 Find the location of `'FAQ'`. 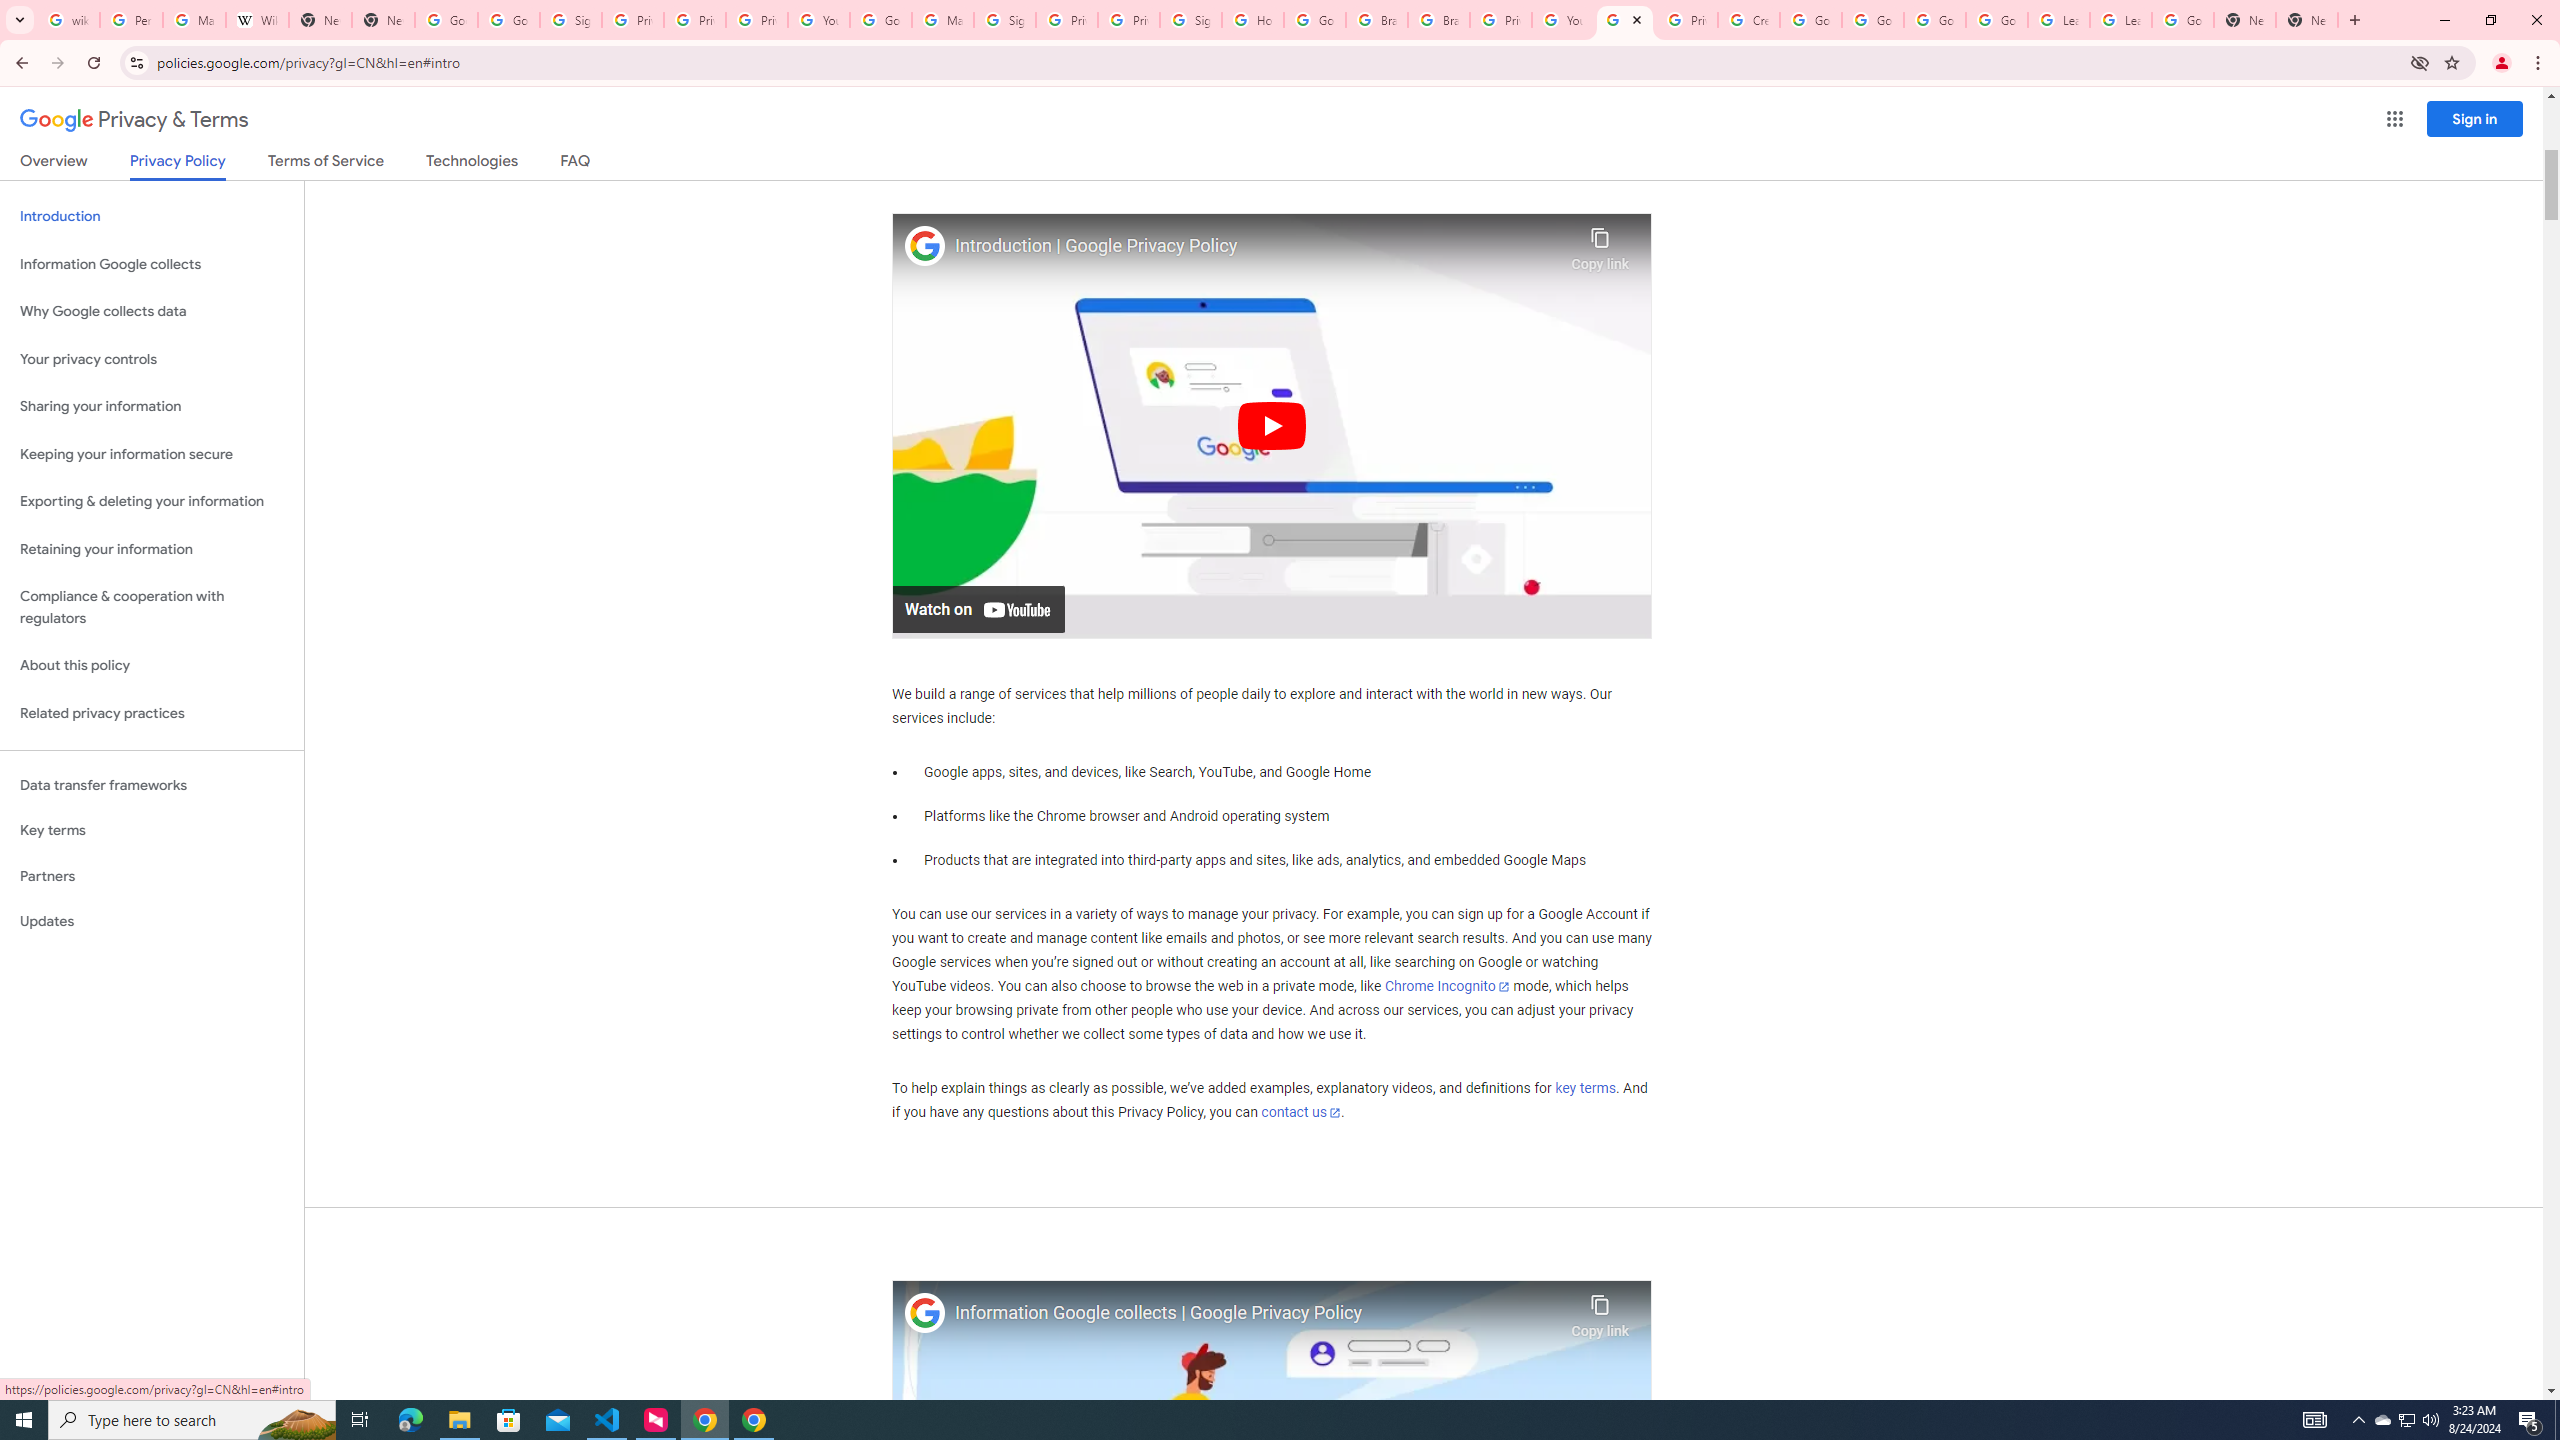

'FAQ' is located at coordinates (575, 164).